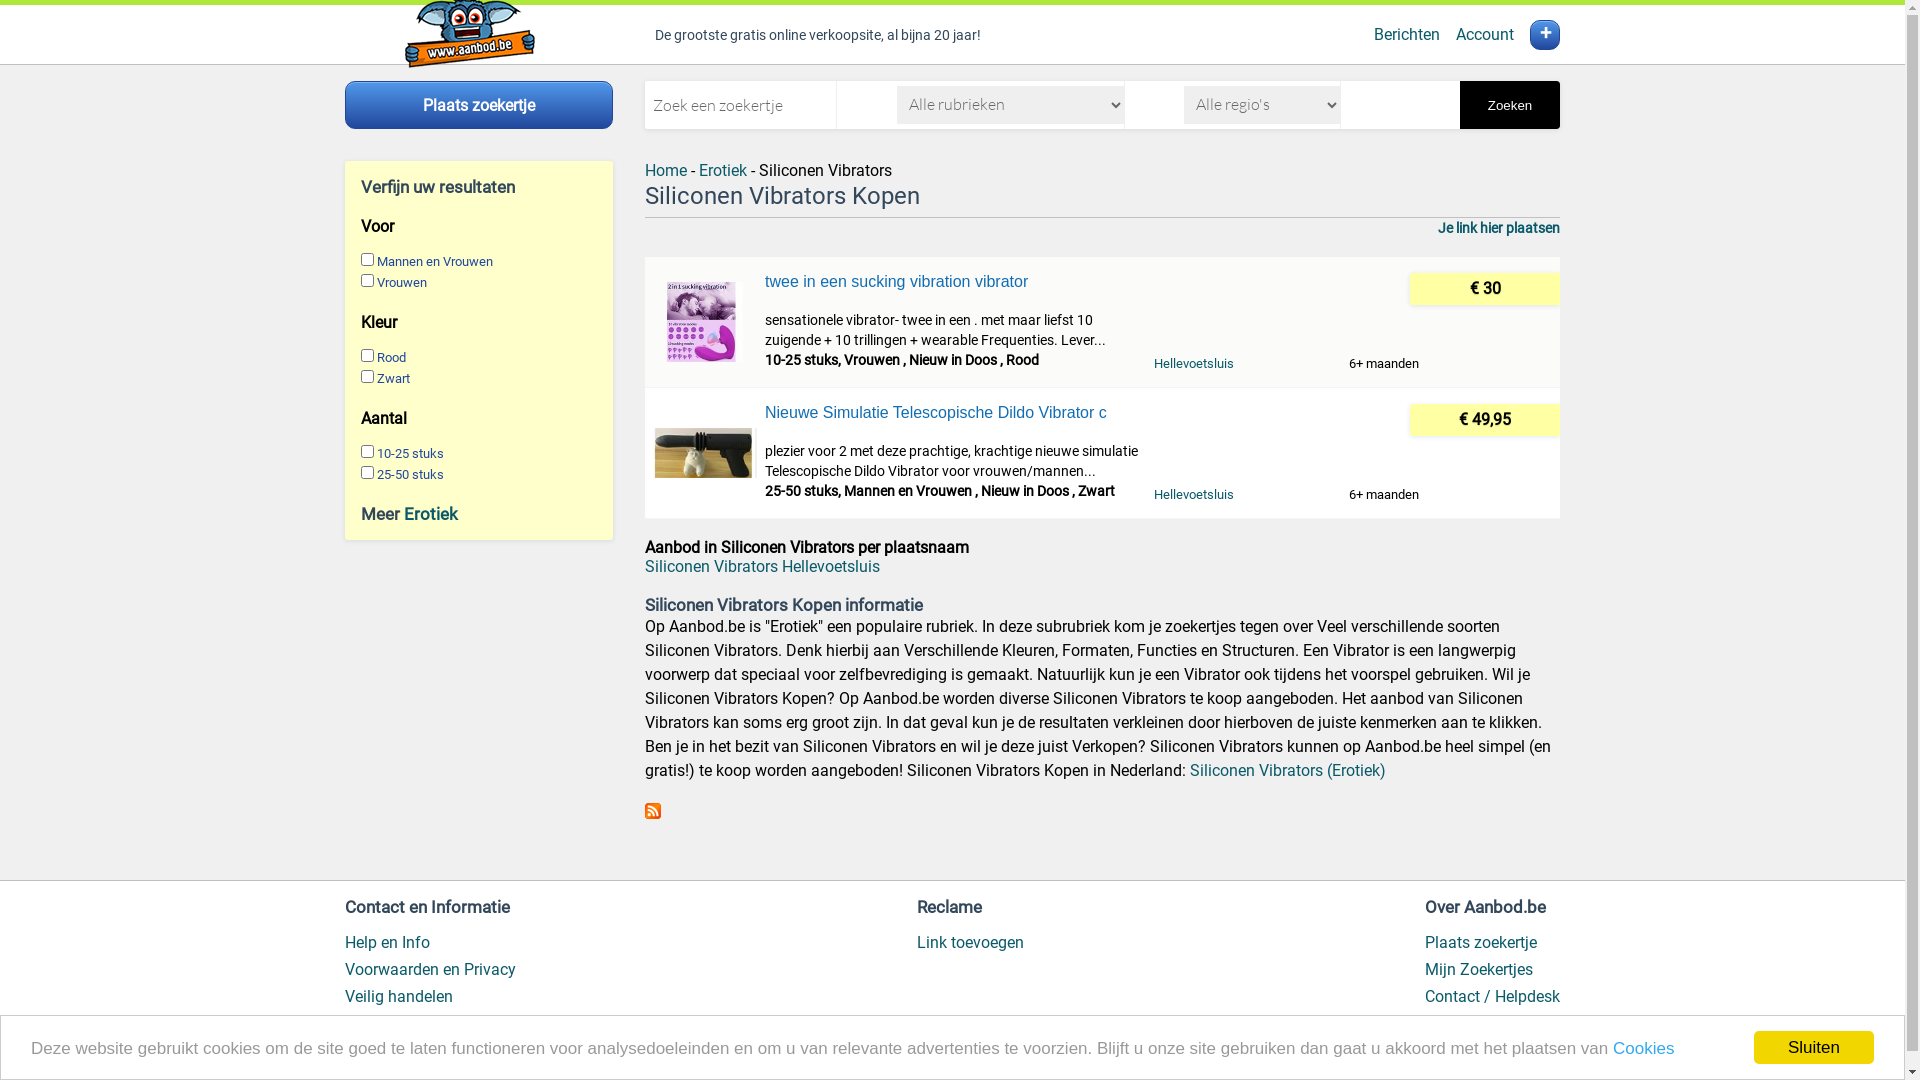  What do you see at coordinates (761, 566) in the screenshot?
I see `'Siliconen Vibrators Hellevoetsluis'` at bounding box center [761, 566].